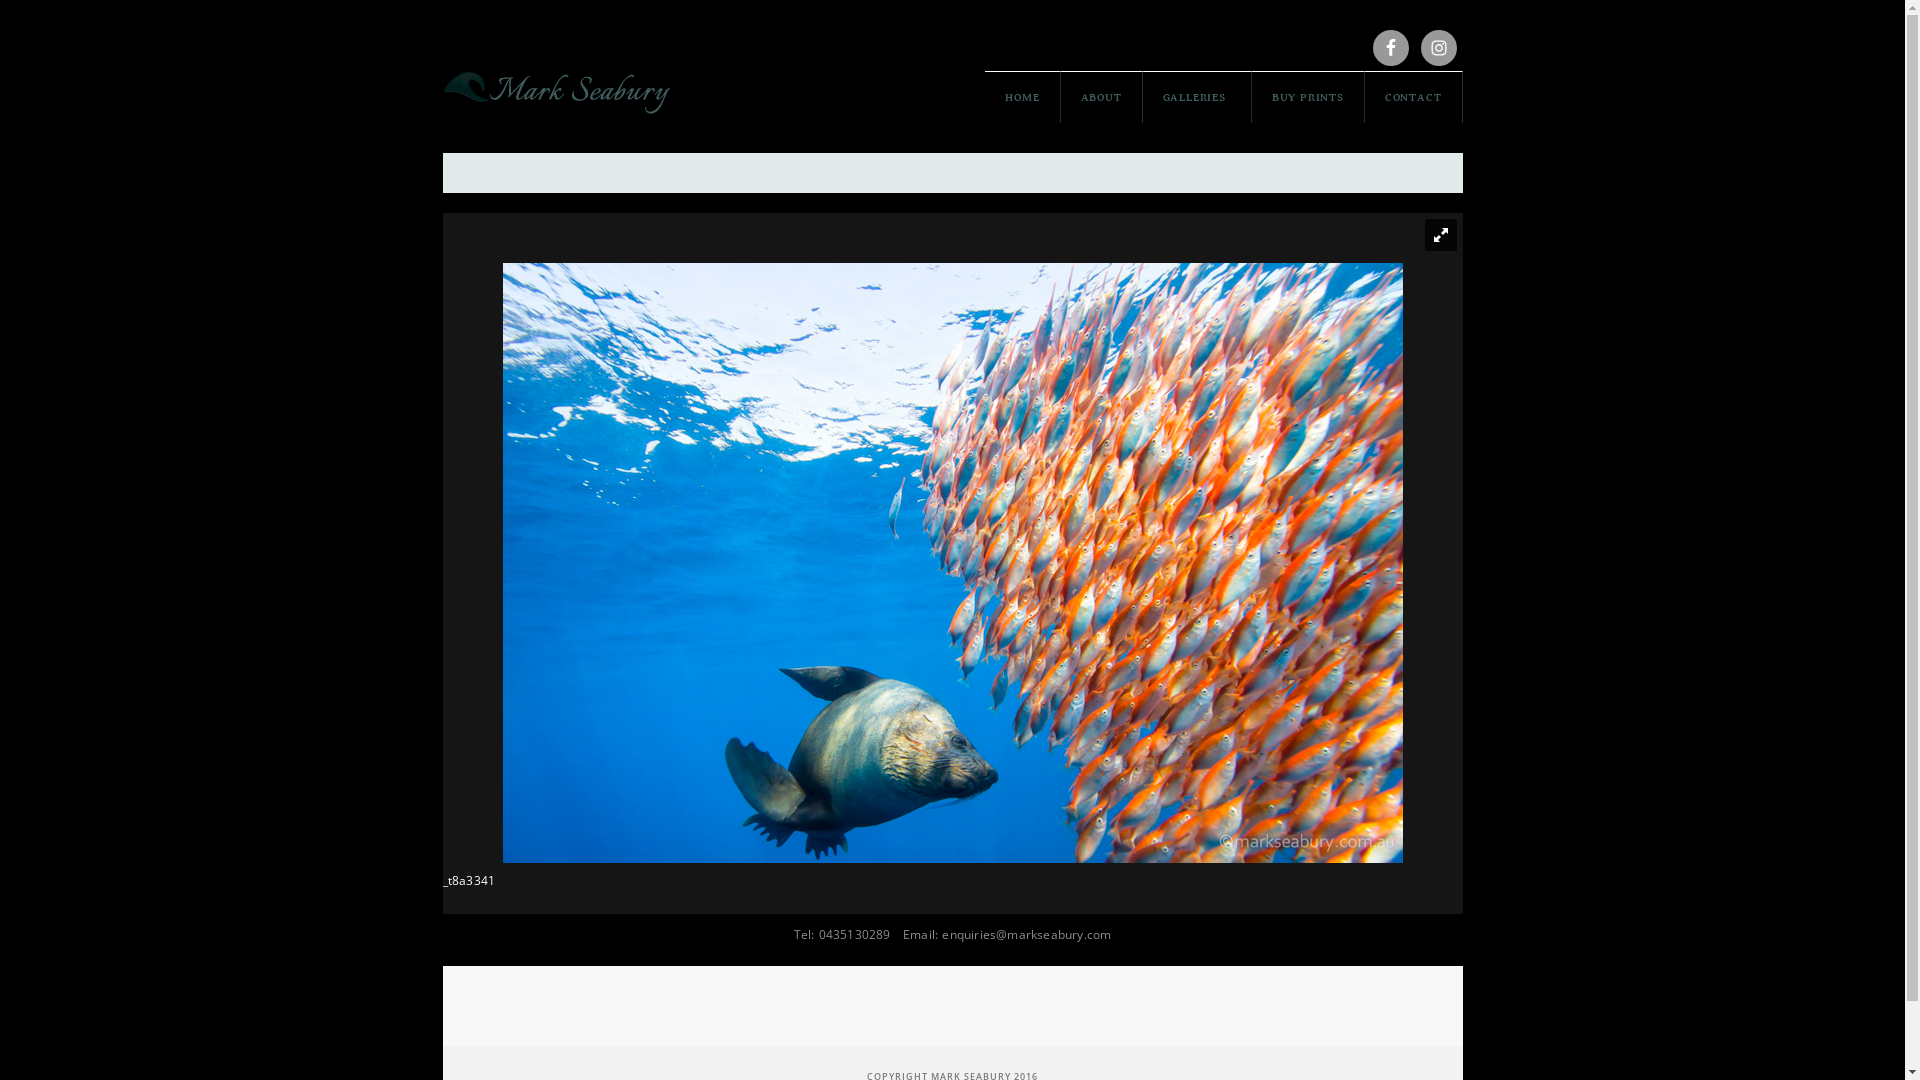  I want to click on 'BUY PRINTS', so click(1308, 96).